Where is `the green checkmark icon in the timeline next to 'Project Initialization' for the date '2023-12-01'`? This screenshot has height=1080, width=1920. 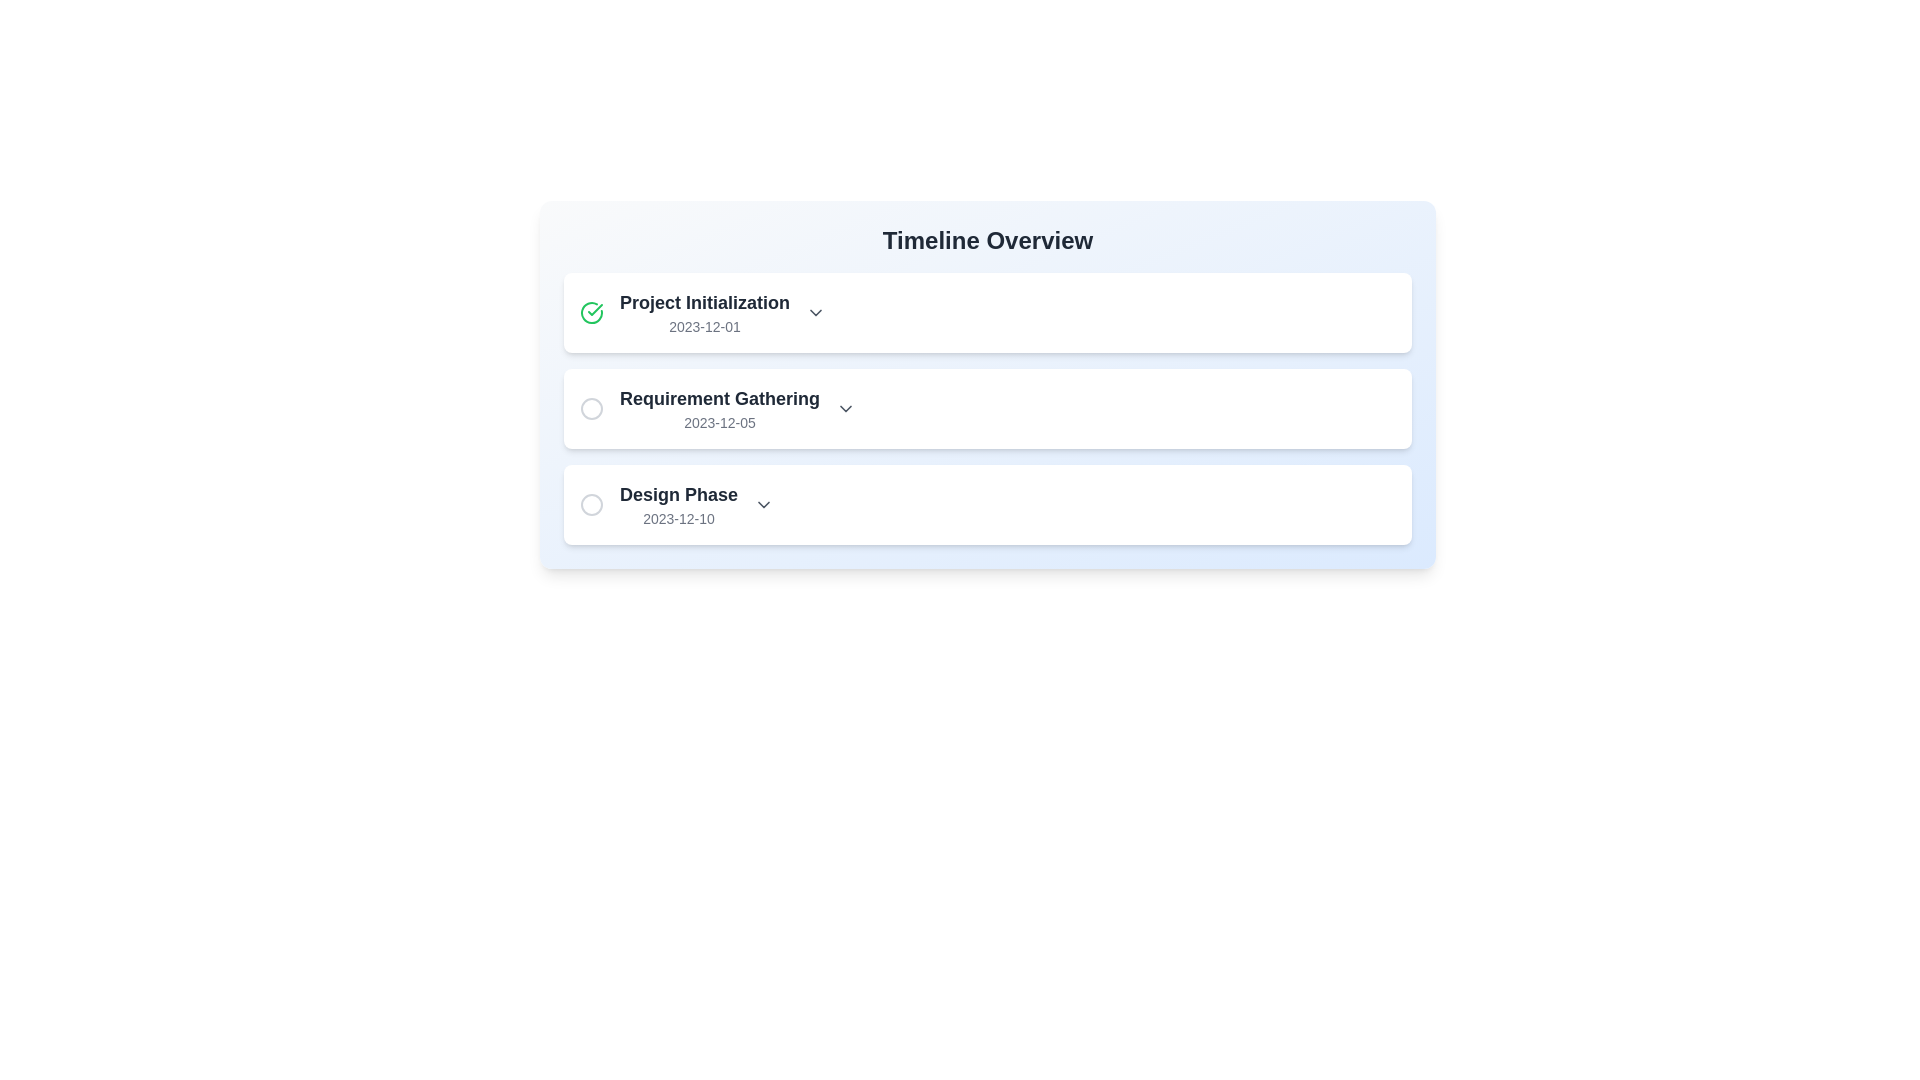
the green checkmark icon in the timeline next to 'Project Initialization' for the date '2023-12-01' is located at coordinates (594, 309).